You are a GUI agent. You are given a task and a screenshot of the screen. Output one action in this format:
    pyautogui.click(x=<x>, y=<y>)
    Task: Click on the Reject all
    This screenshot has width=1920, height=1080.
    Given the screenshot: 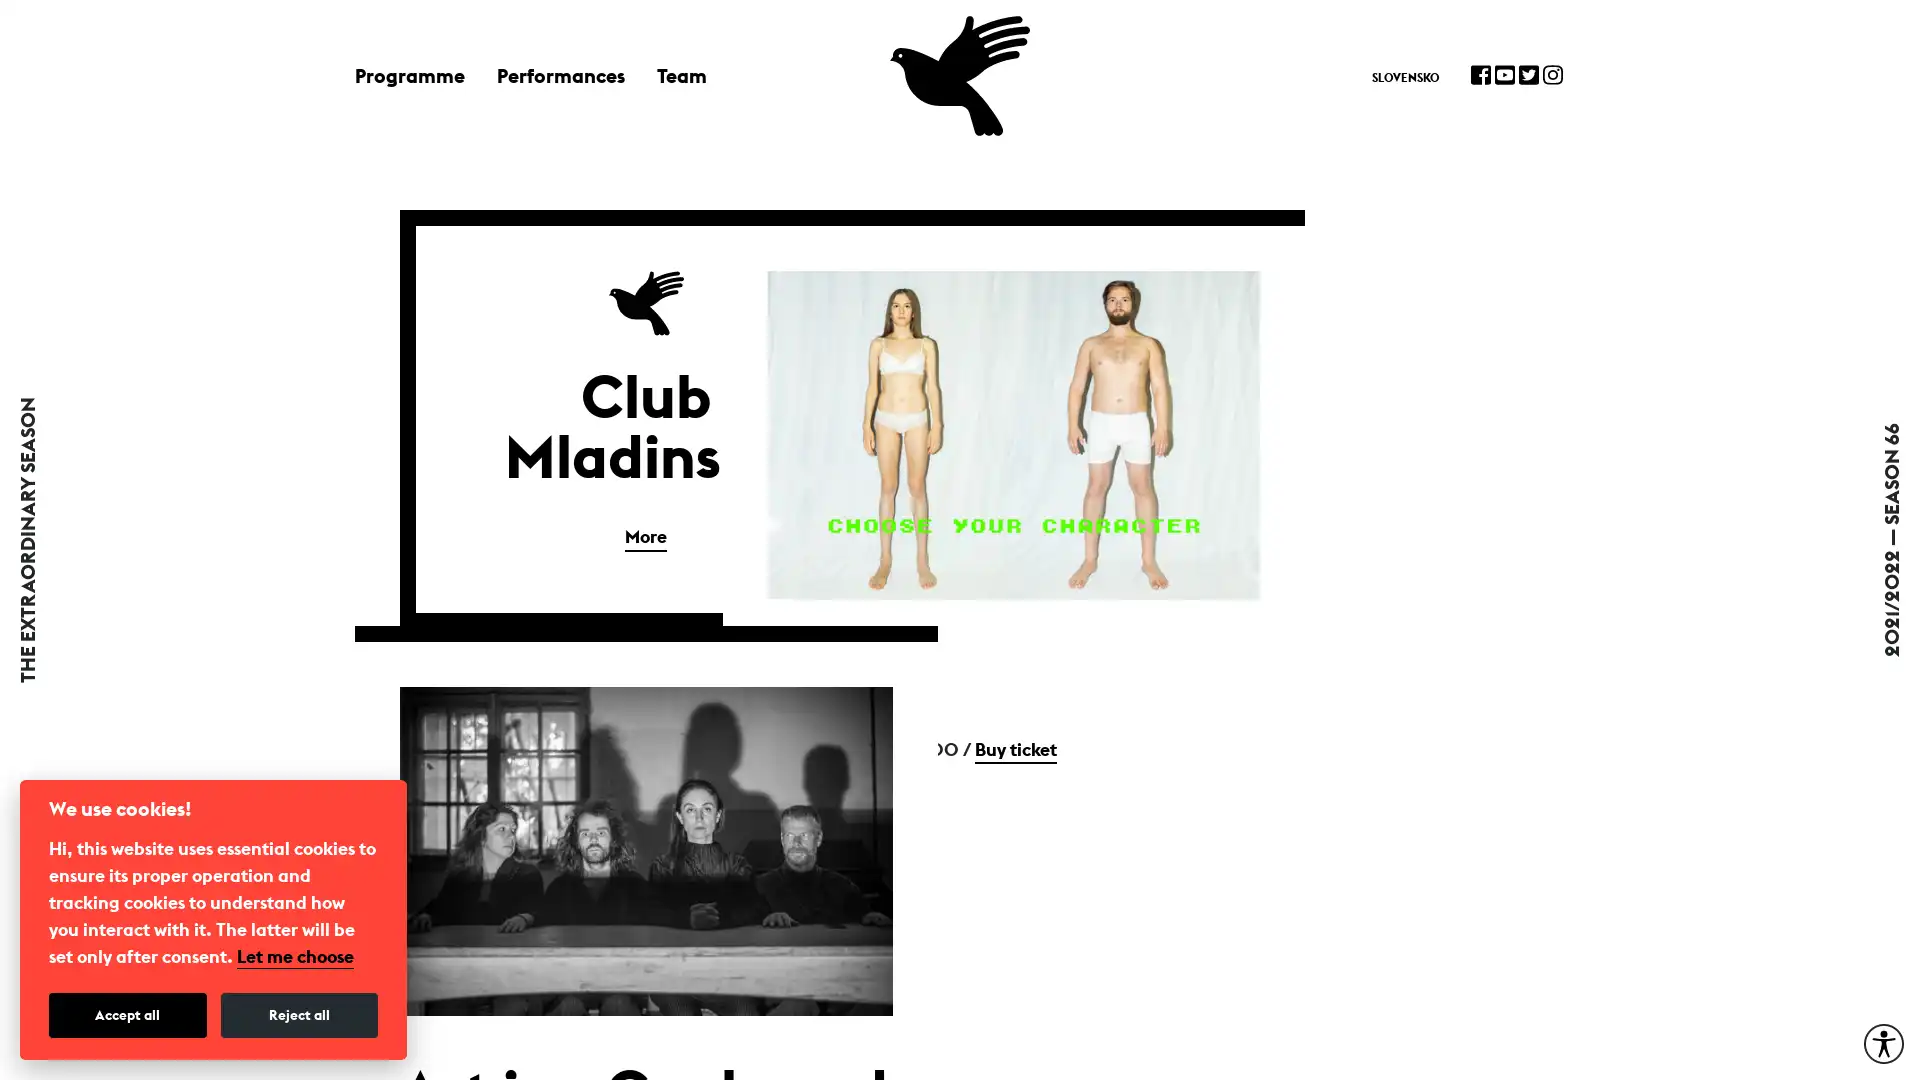 What is the action you would take?
    pyautogui.click(x=297, y=1014)
    